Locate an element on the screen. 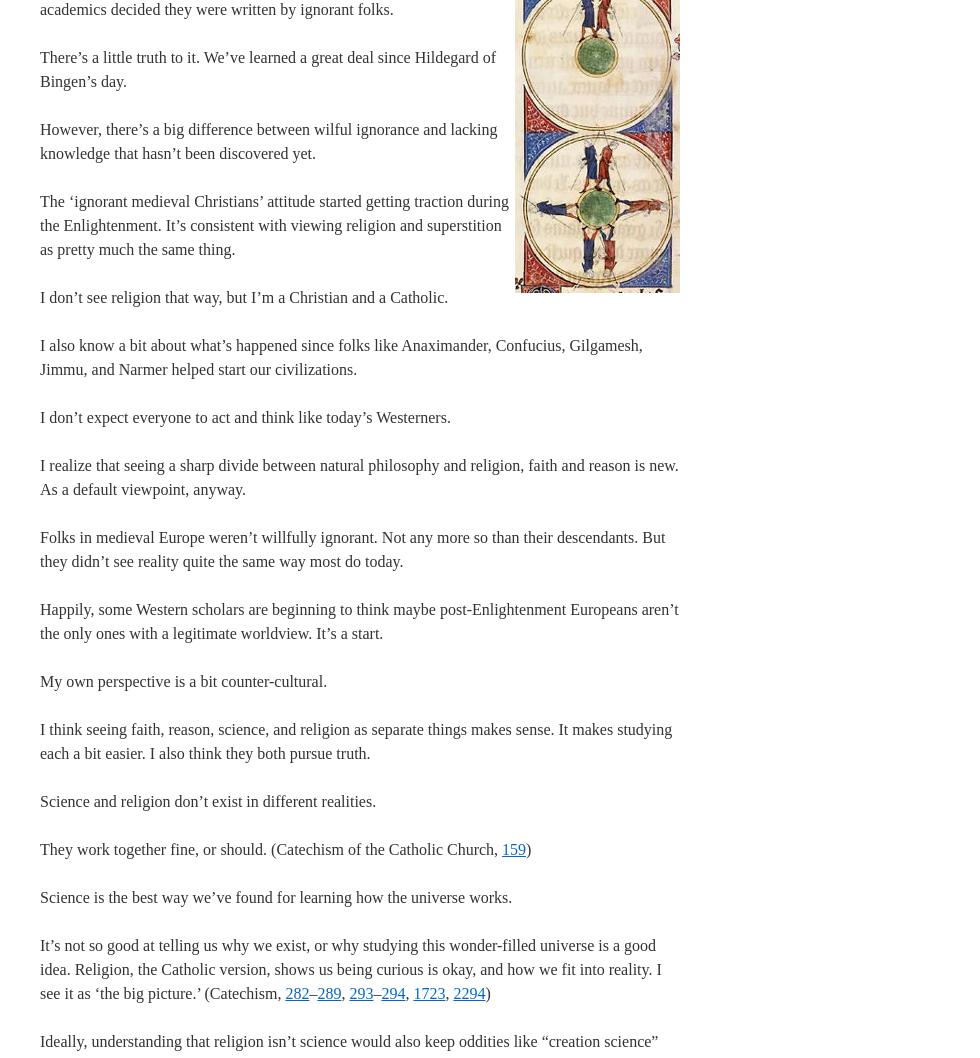  '282' is located at coordinates (297, 992).